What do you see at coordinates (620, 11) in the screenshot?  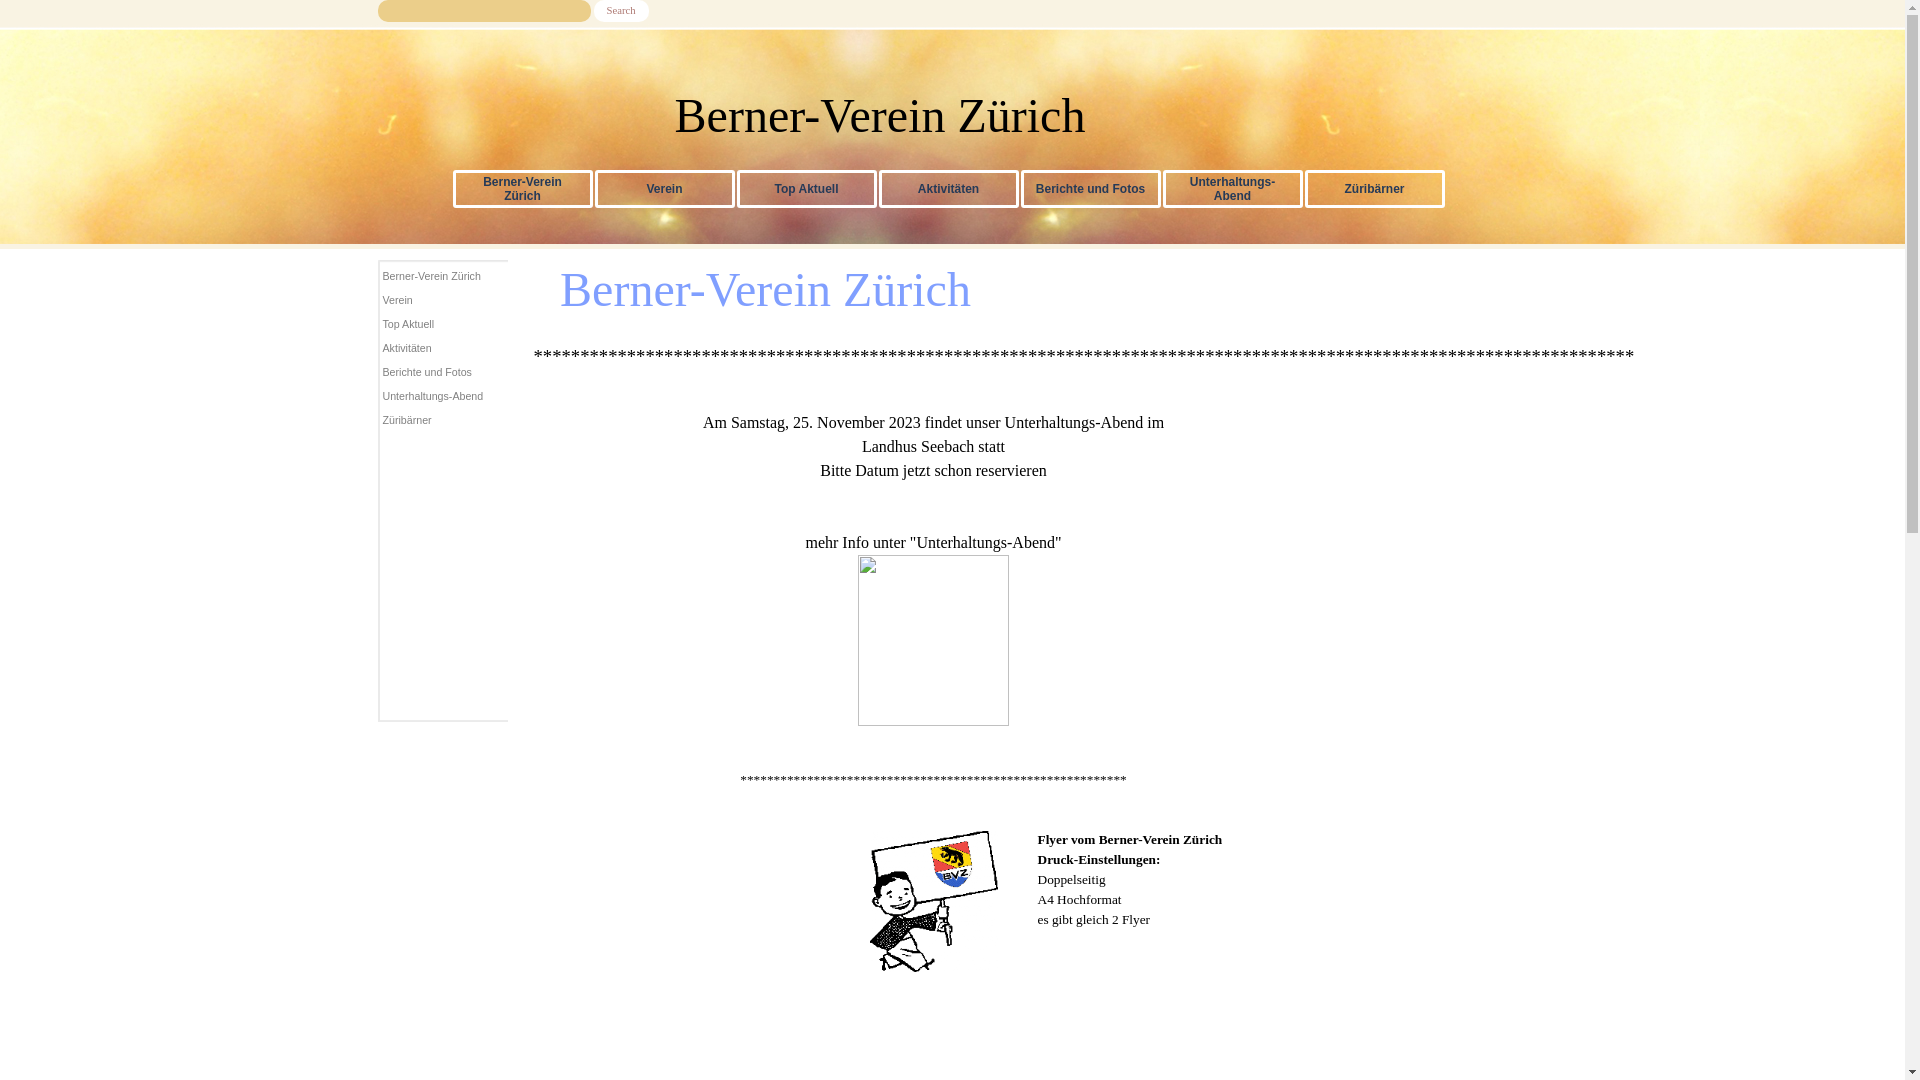 I see `'Search'` at bounding box center [620, 11].